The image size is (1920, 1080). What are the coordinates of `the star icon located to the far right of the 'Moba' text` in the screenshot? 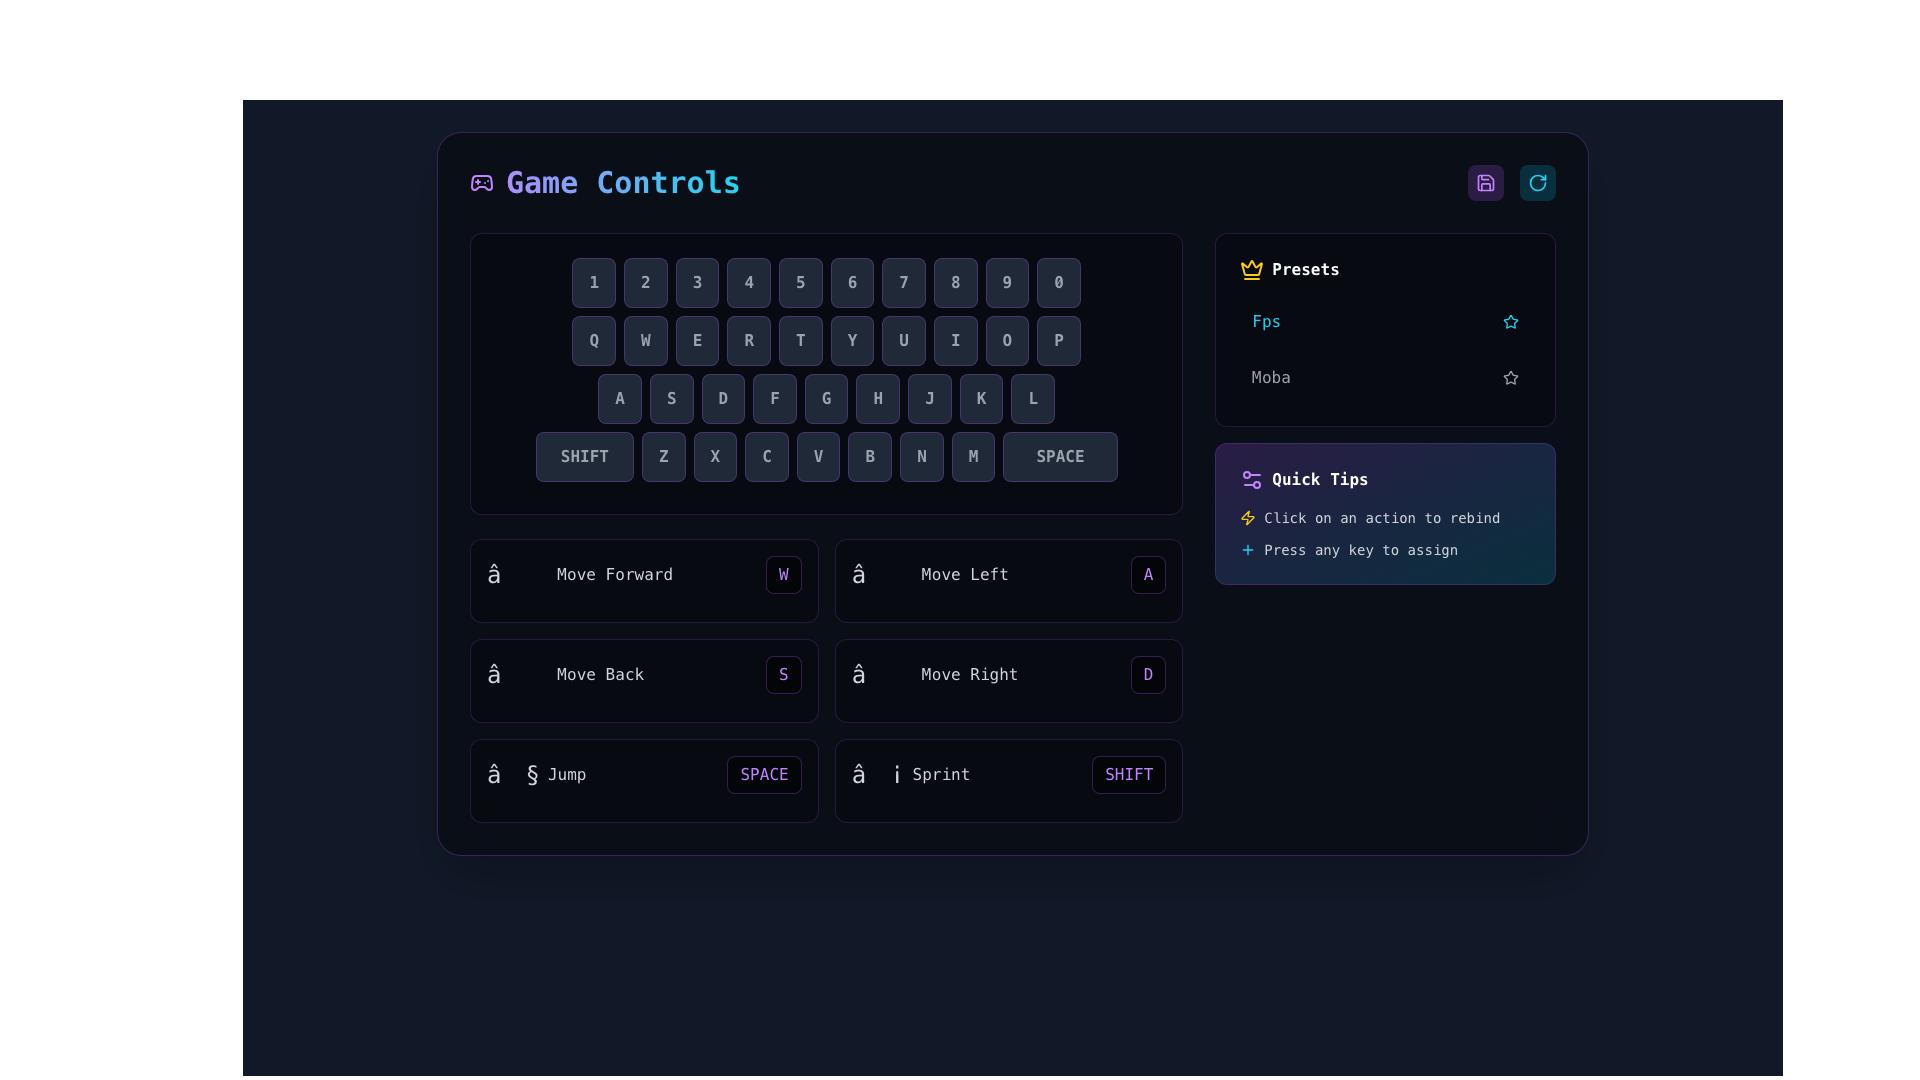 It's located at (1511, 378).